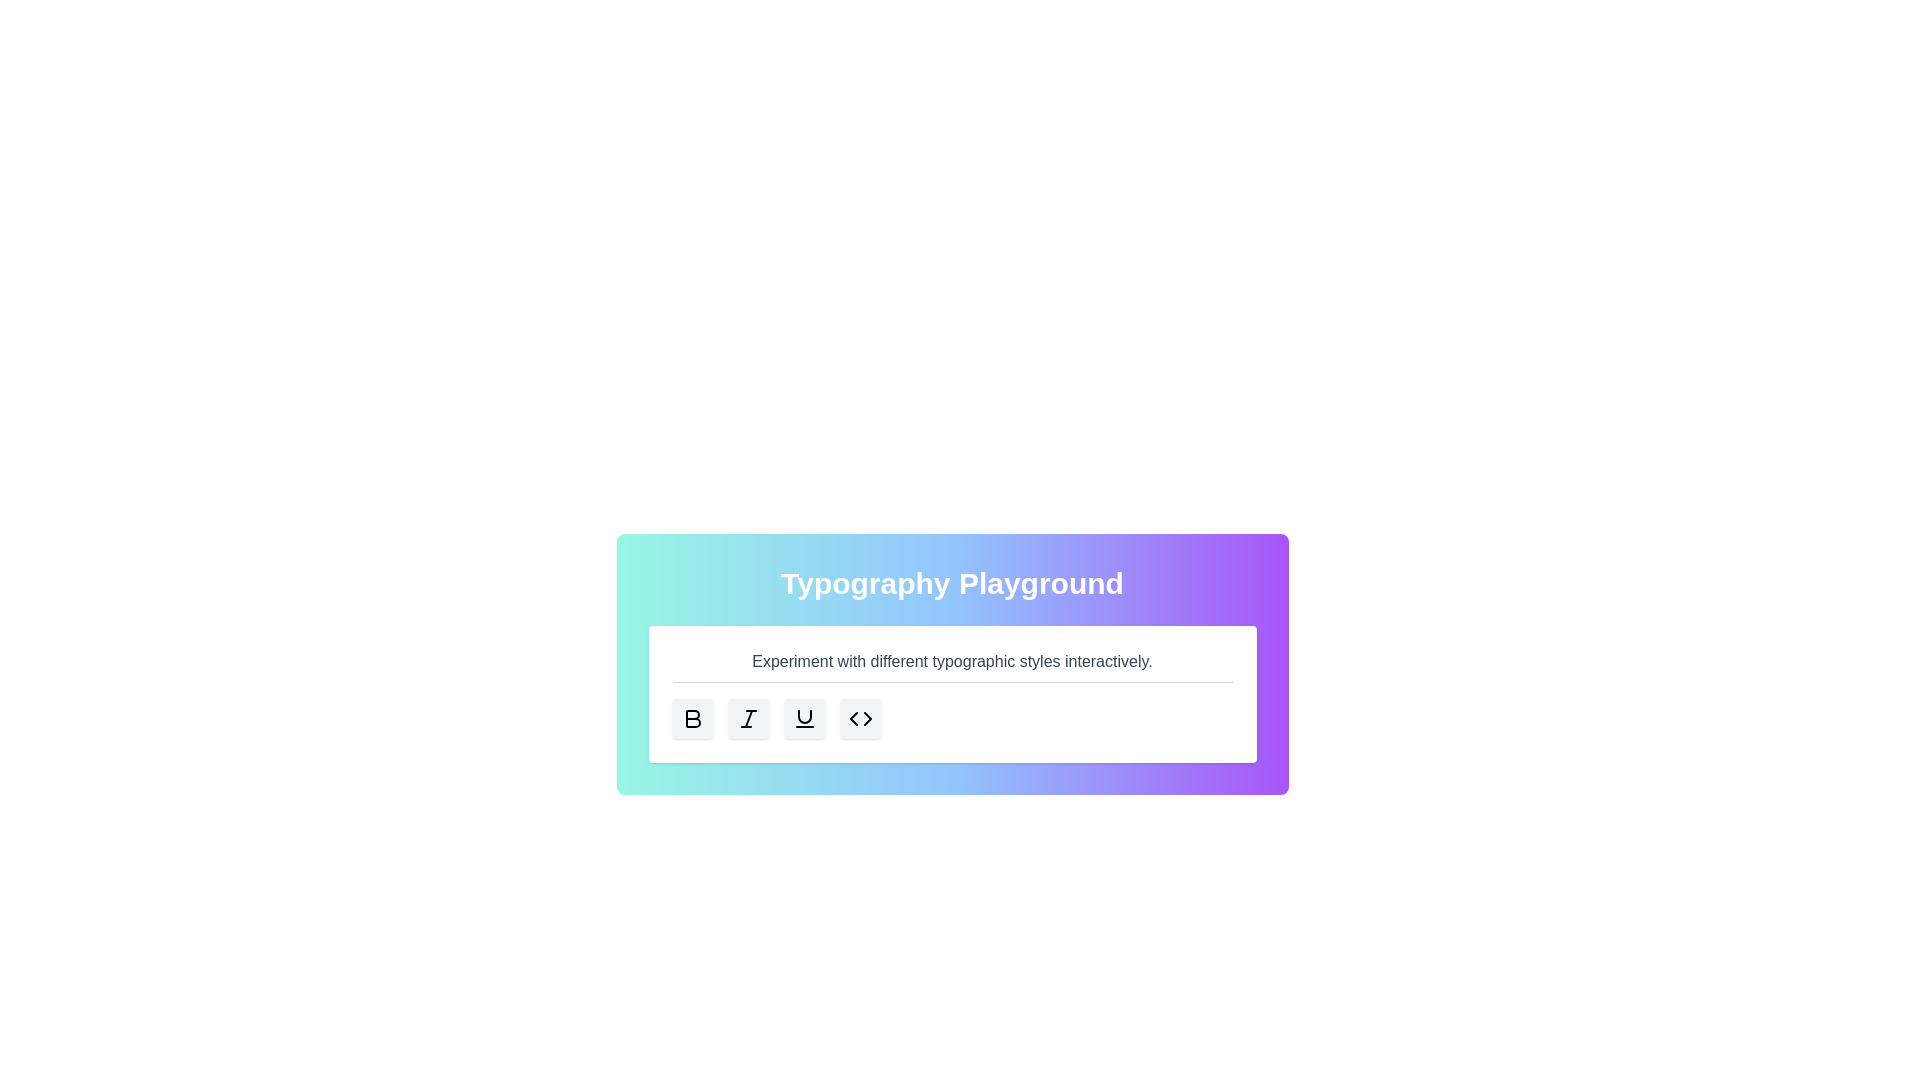 The image size is (1920, 1080). I want to click on the bold text formatting button, which is the leftmost button in the row within the 'Typography Playground' card, so click(692, 717).